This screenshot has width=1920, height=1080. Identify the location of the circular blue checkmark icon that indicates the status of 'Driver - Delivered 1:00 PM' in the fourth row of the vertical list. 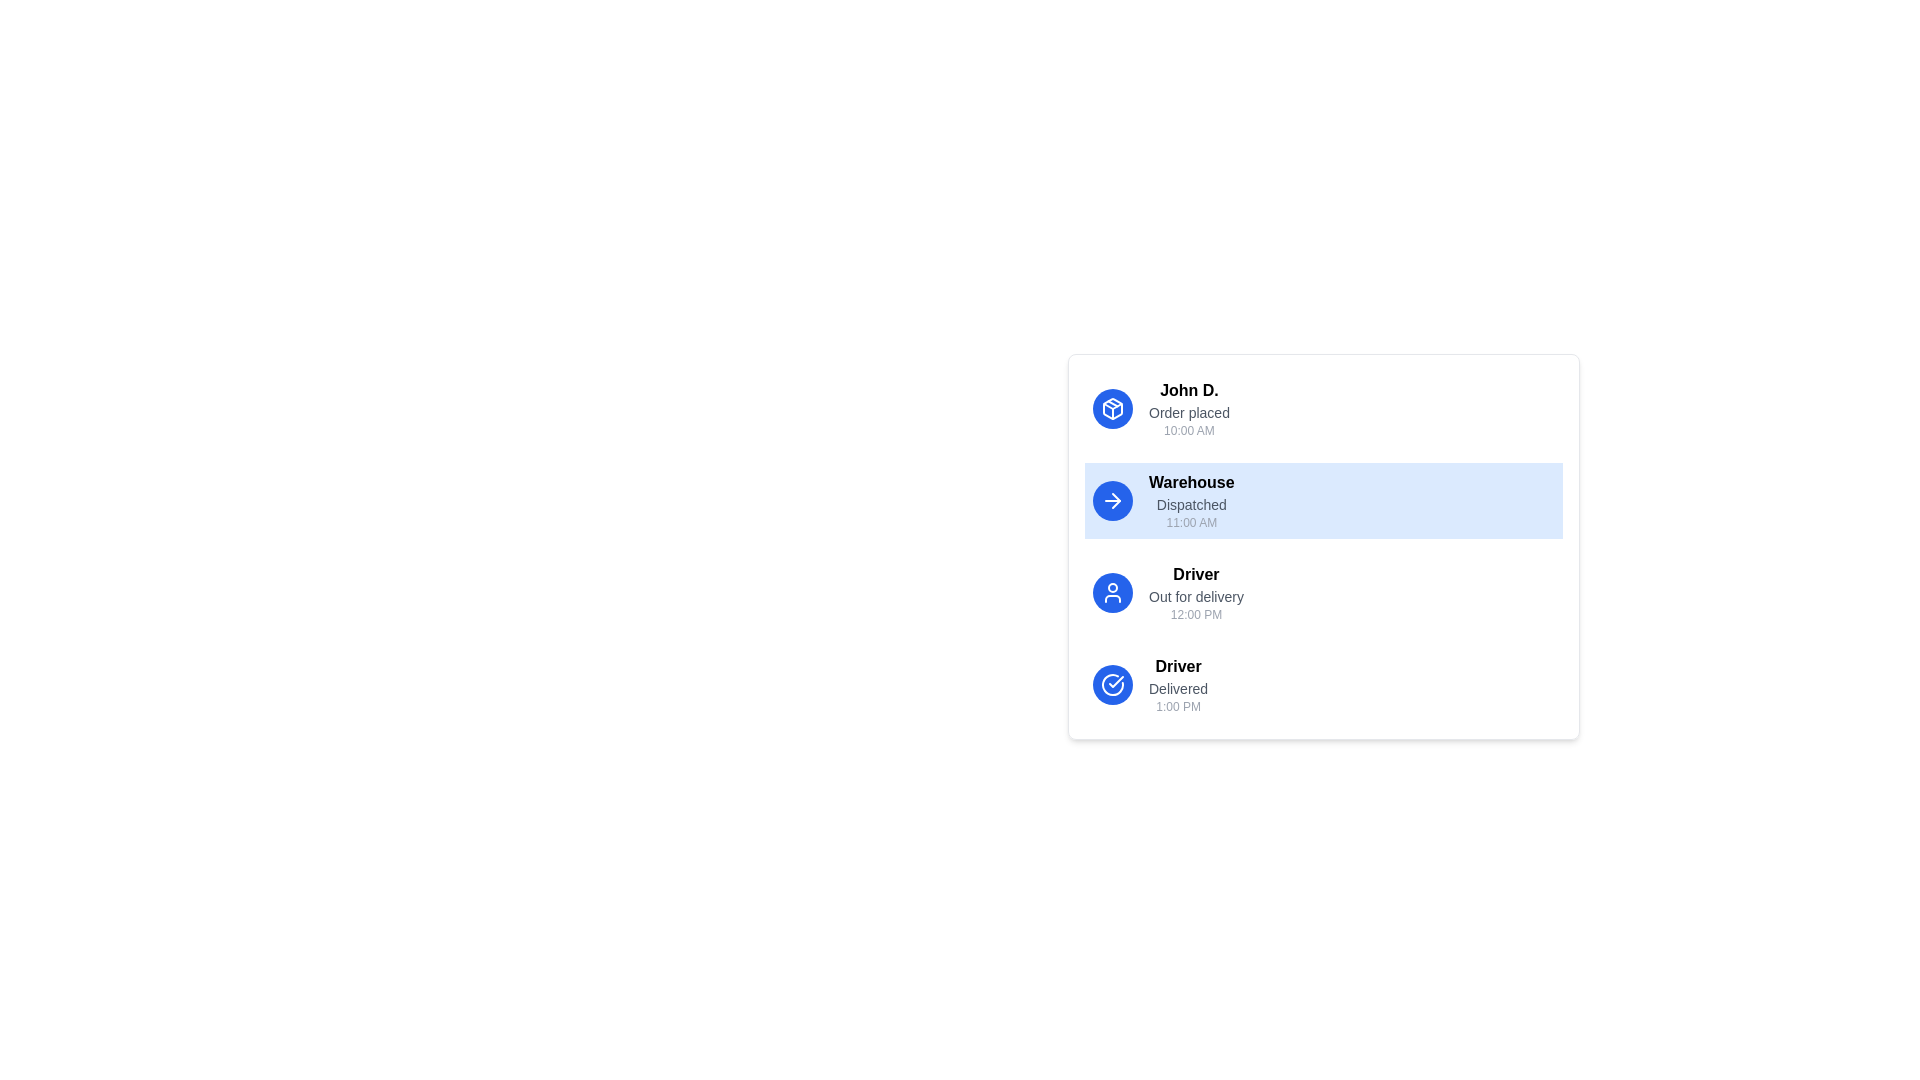
(1112, 684).